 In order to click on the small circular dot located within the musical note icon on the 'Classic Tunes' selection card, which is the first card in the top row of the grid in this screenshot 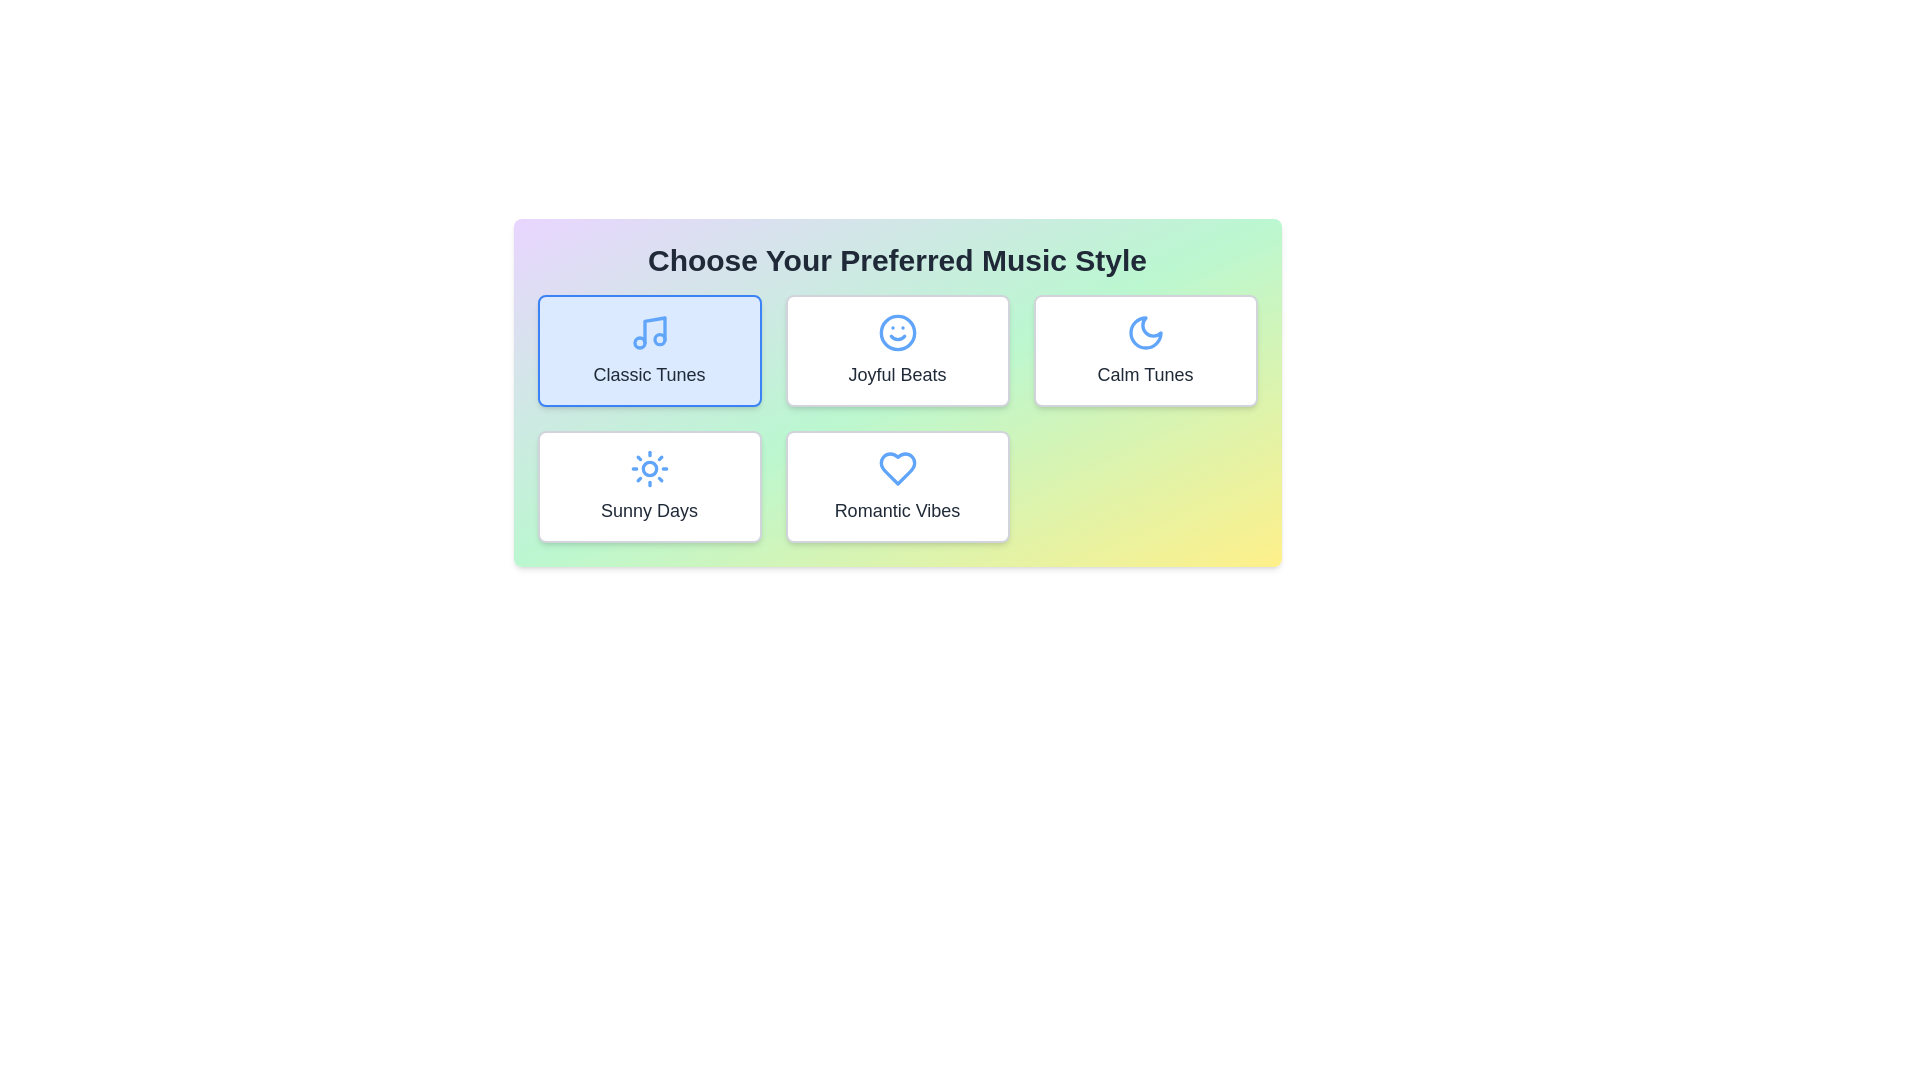, I will do `click(659, 338)`.